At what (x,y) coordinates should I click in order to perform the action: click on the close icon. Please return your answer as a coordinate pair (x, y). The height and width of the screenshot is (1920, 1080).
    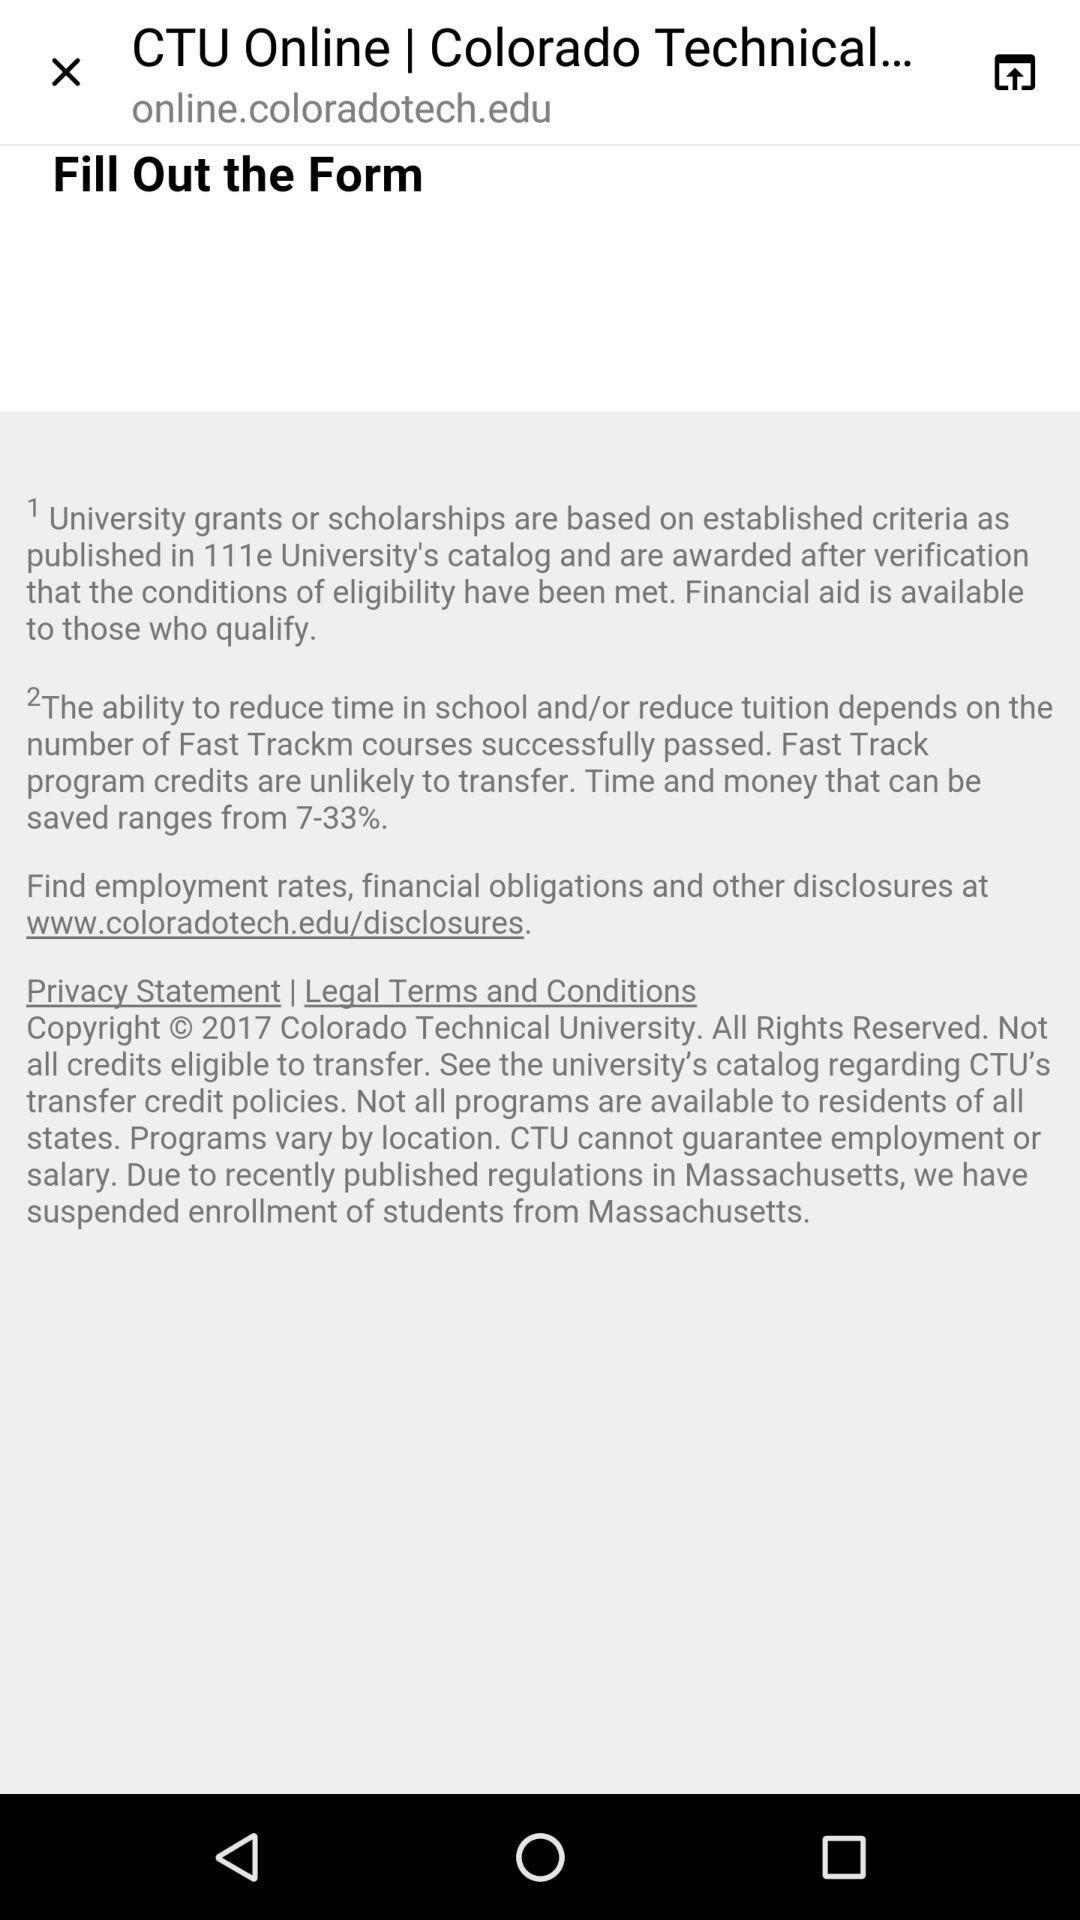
    Looking at the image, I should click on (64, 76).